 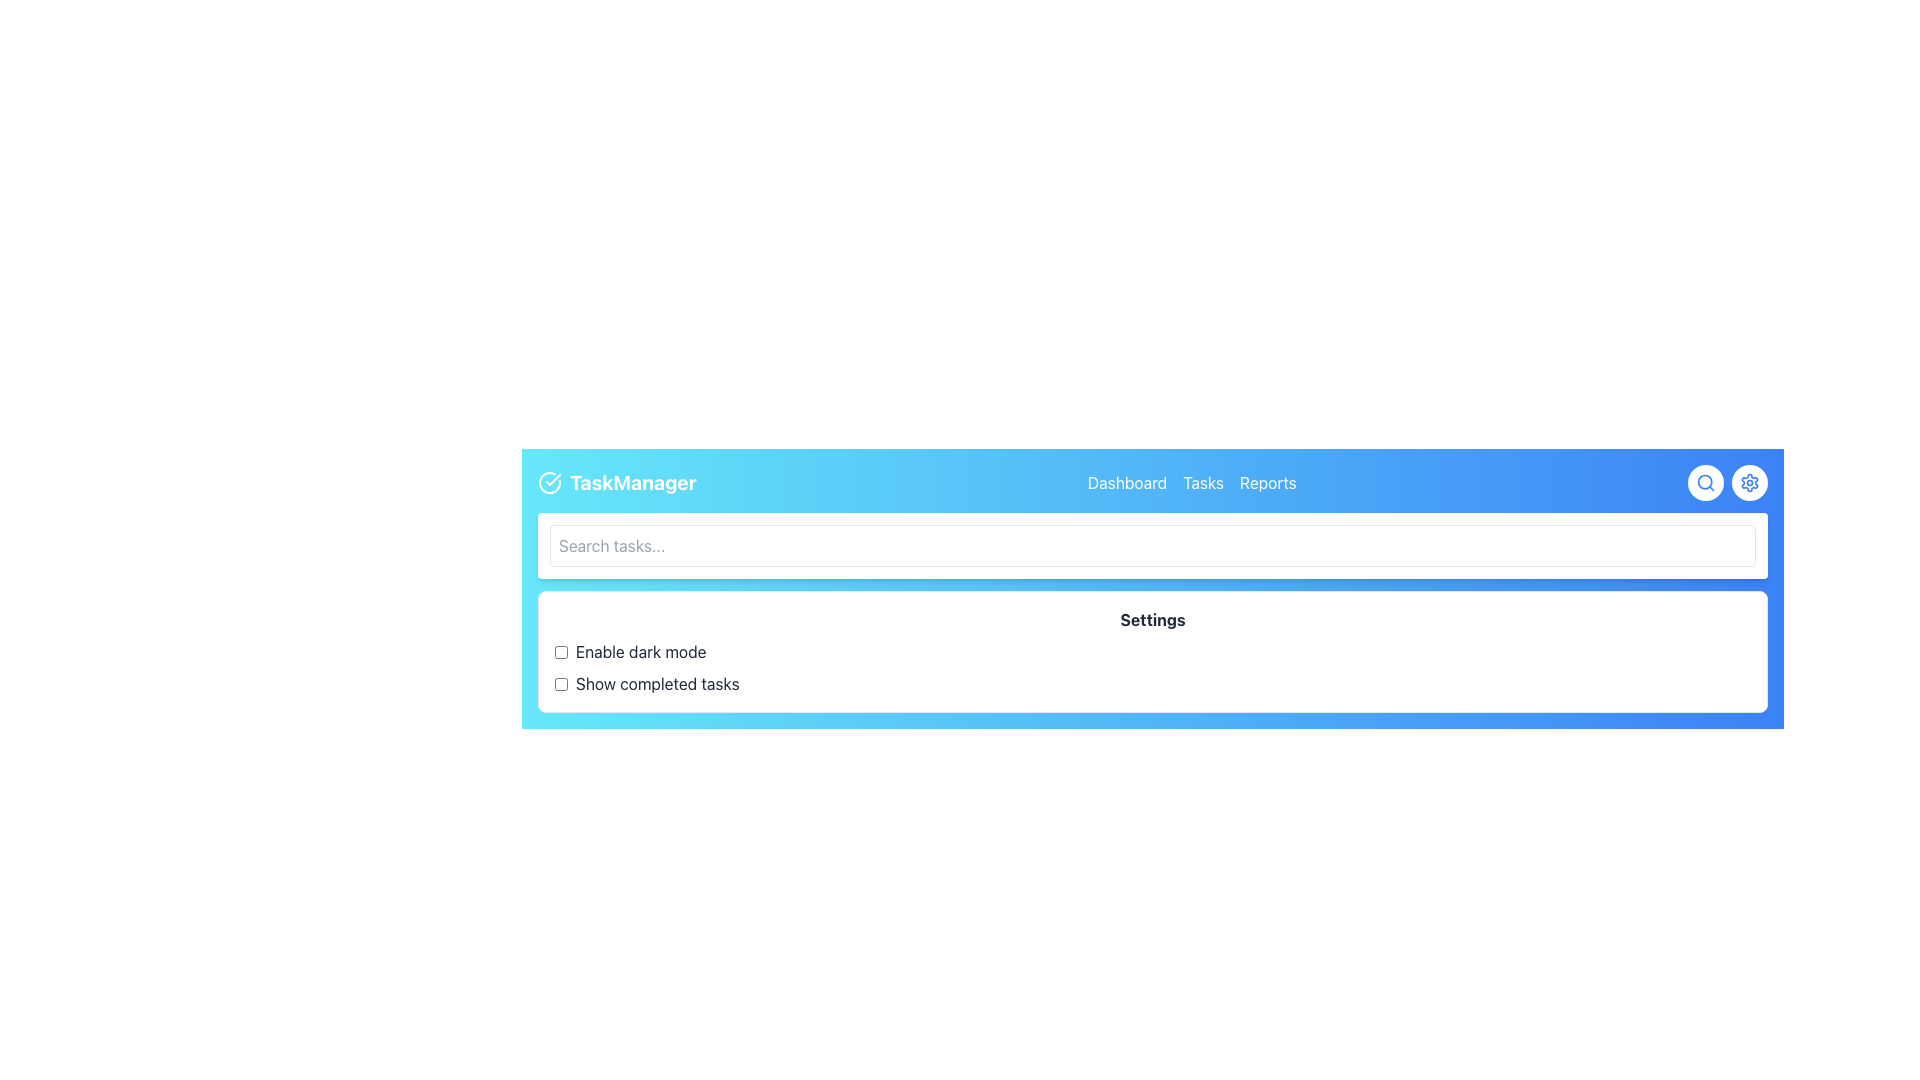 What do you see at coordinates (1704, 482) in the screenshot?
I see `the search button with icon located in the upper blue header bar` at bounding box center [1704, 482].